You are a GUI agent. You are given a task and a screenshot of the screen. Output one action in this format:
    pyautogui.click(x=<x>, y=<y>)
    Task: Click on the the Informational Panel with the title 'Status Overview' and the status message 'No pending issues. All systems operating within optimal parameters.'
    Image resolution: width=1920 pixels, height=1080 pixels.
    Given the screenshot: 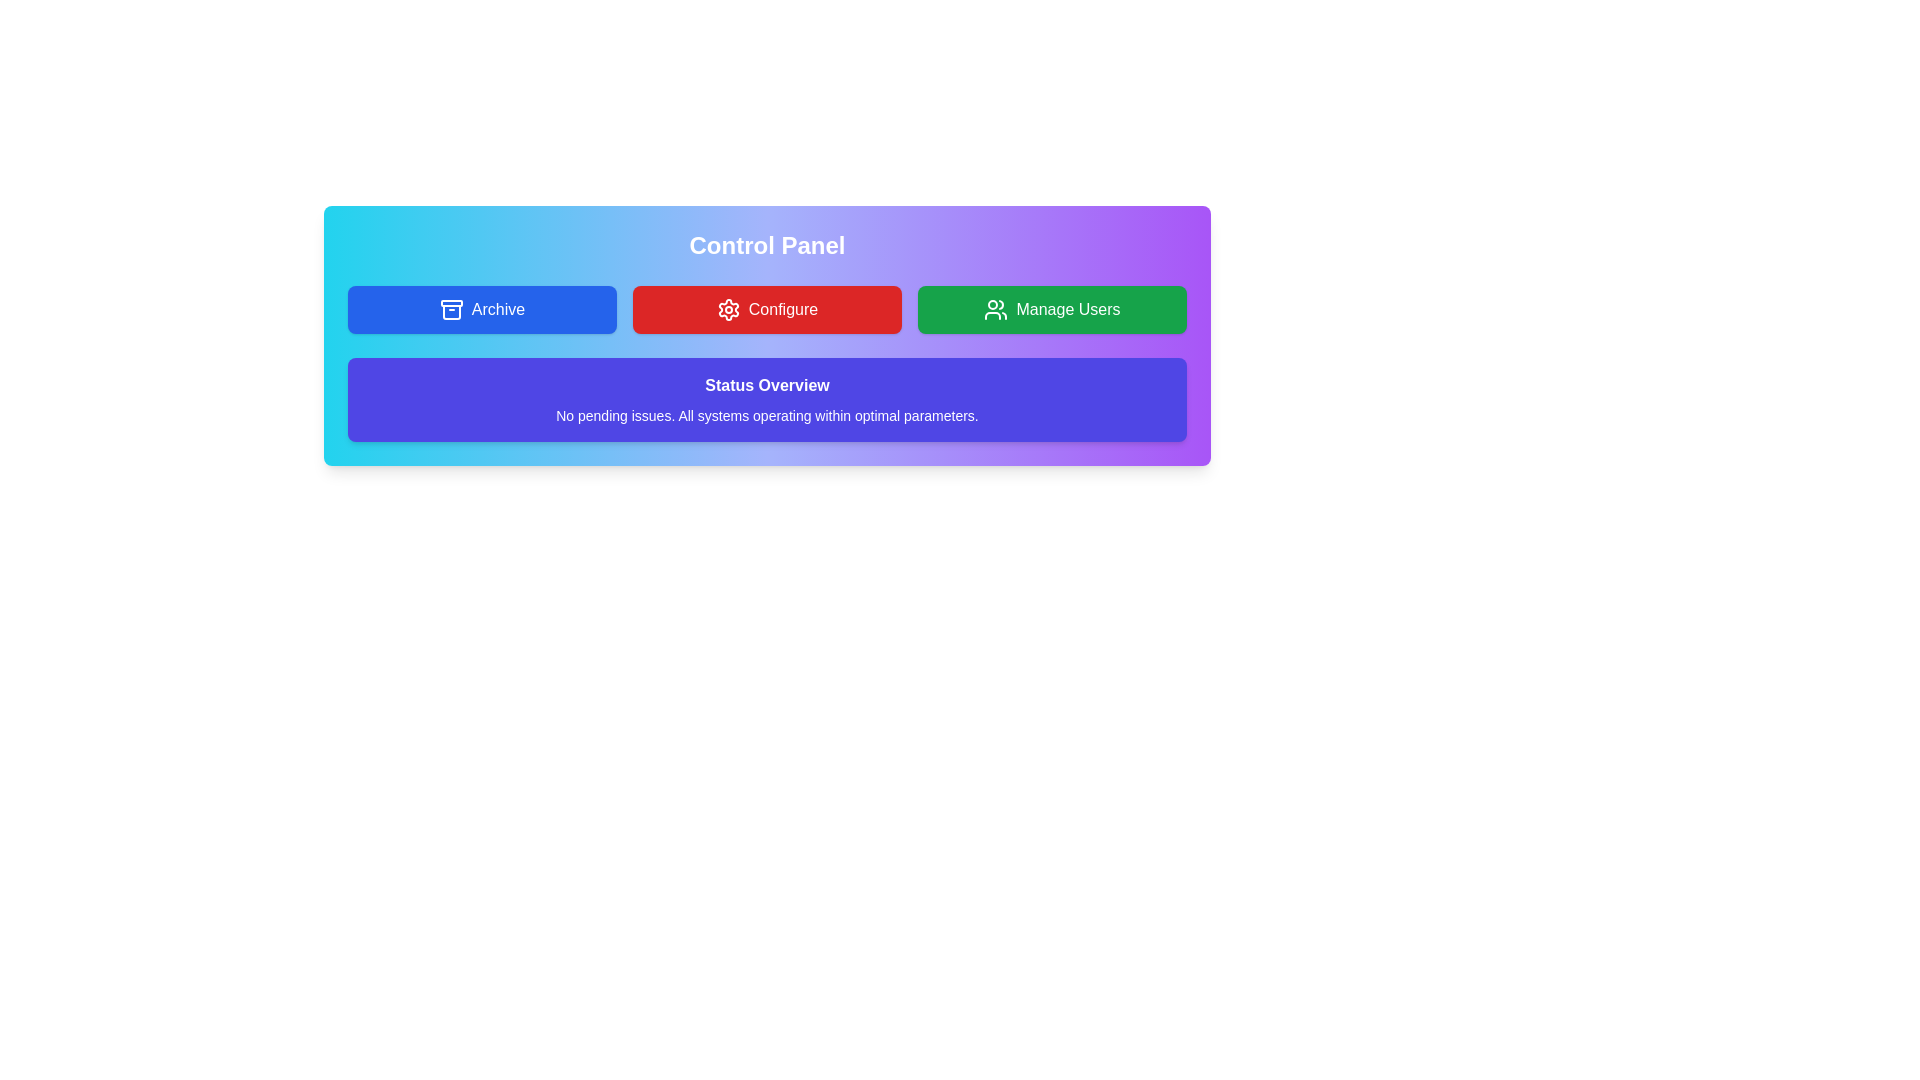 What is the action you would take?
    pyautogui.click(x=766, y=400)
    